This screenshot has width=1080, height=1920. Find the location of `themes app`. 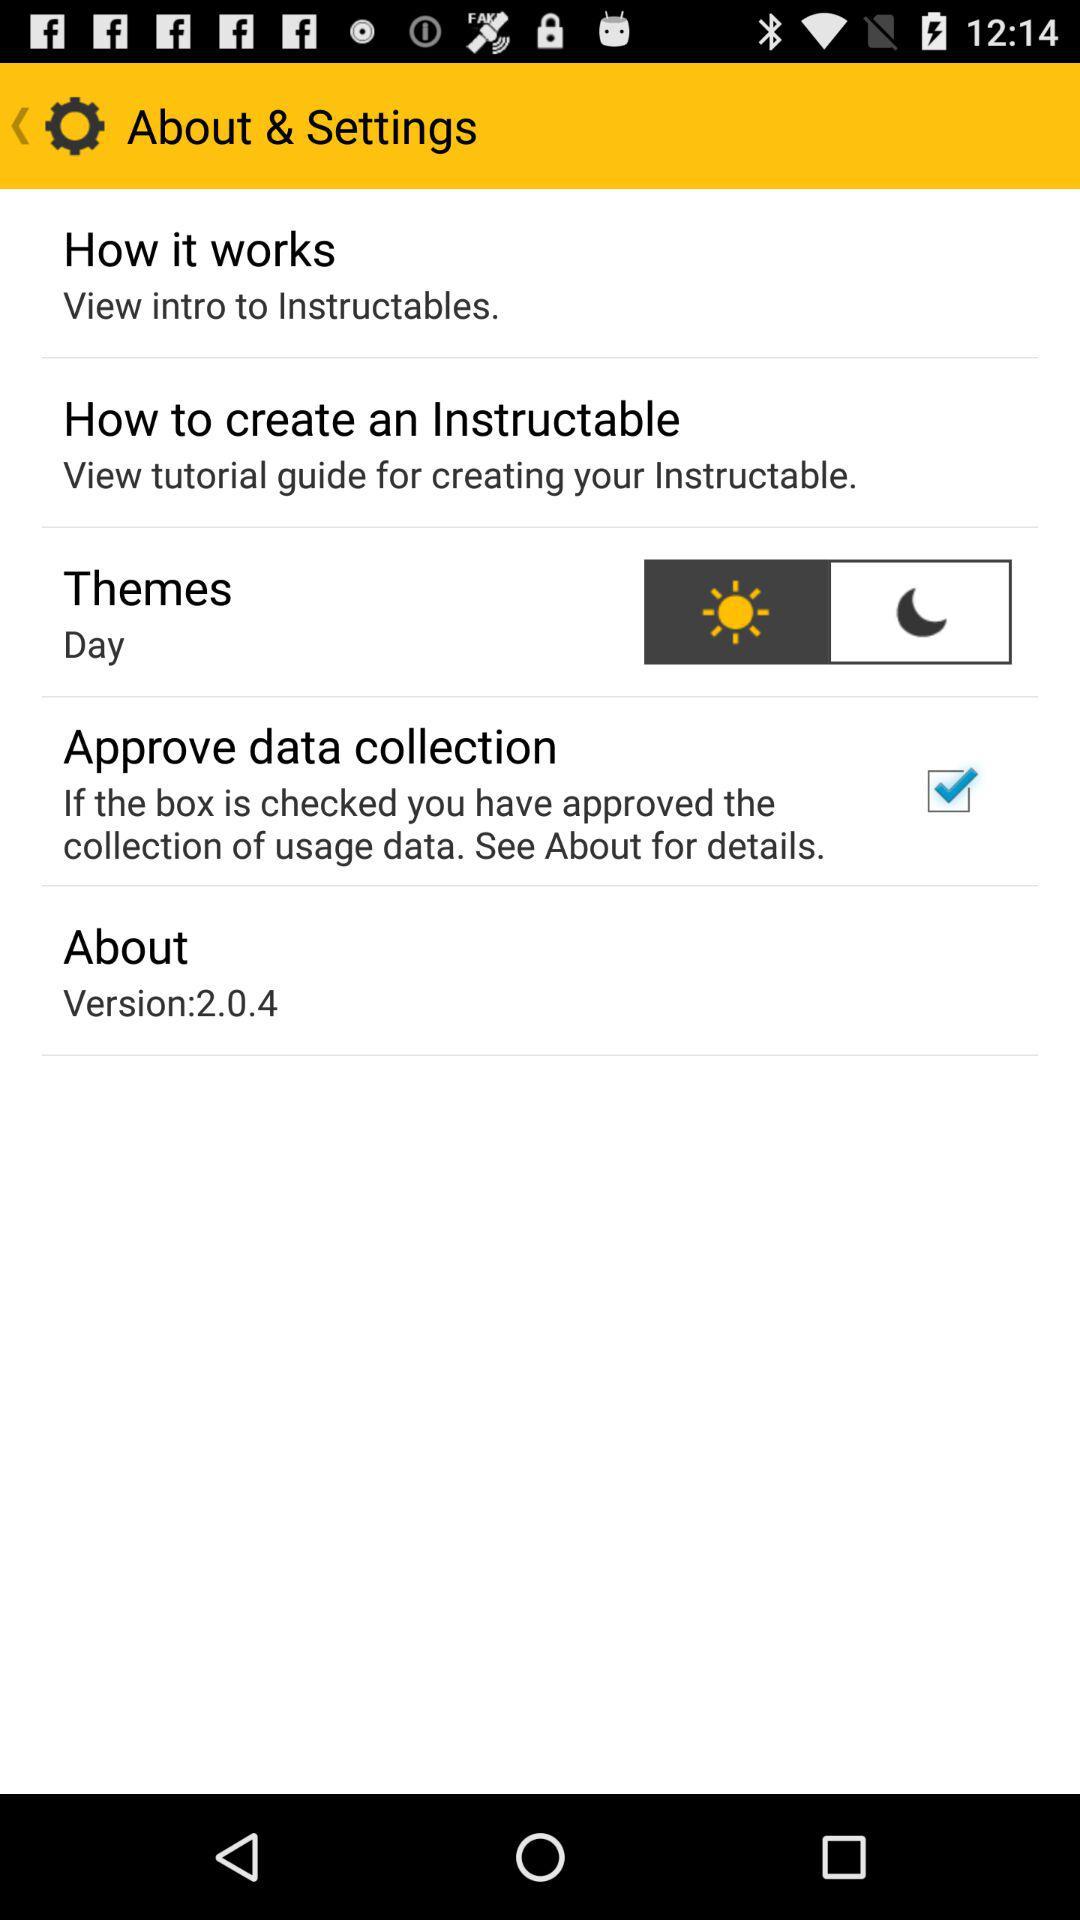

themes app is located at coordinates (146, 585).